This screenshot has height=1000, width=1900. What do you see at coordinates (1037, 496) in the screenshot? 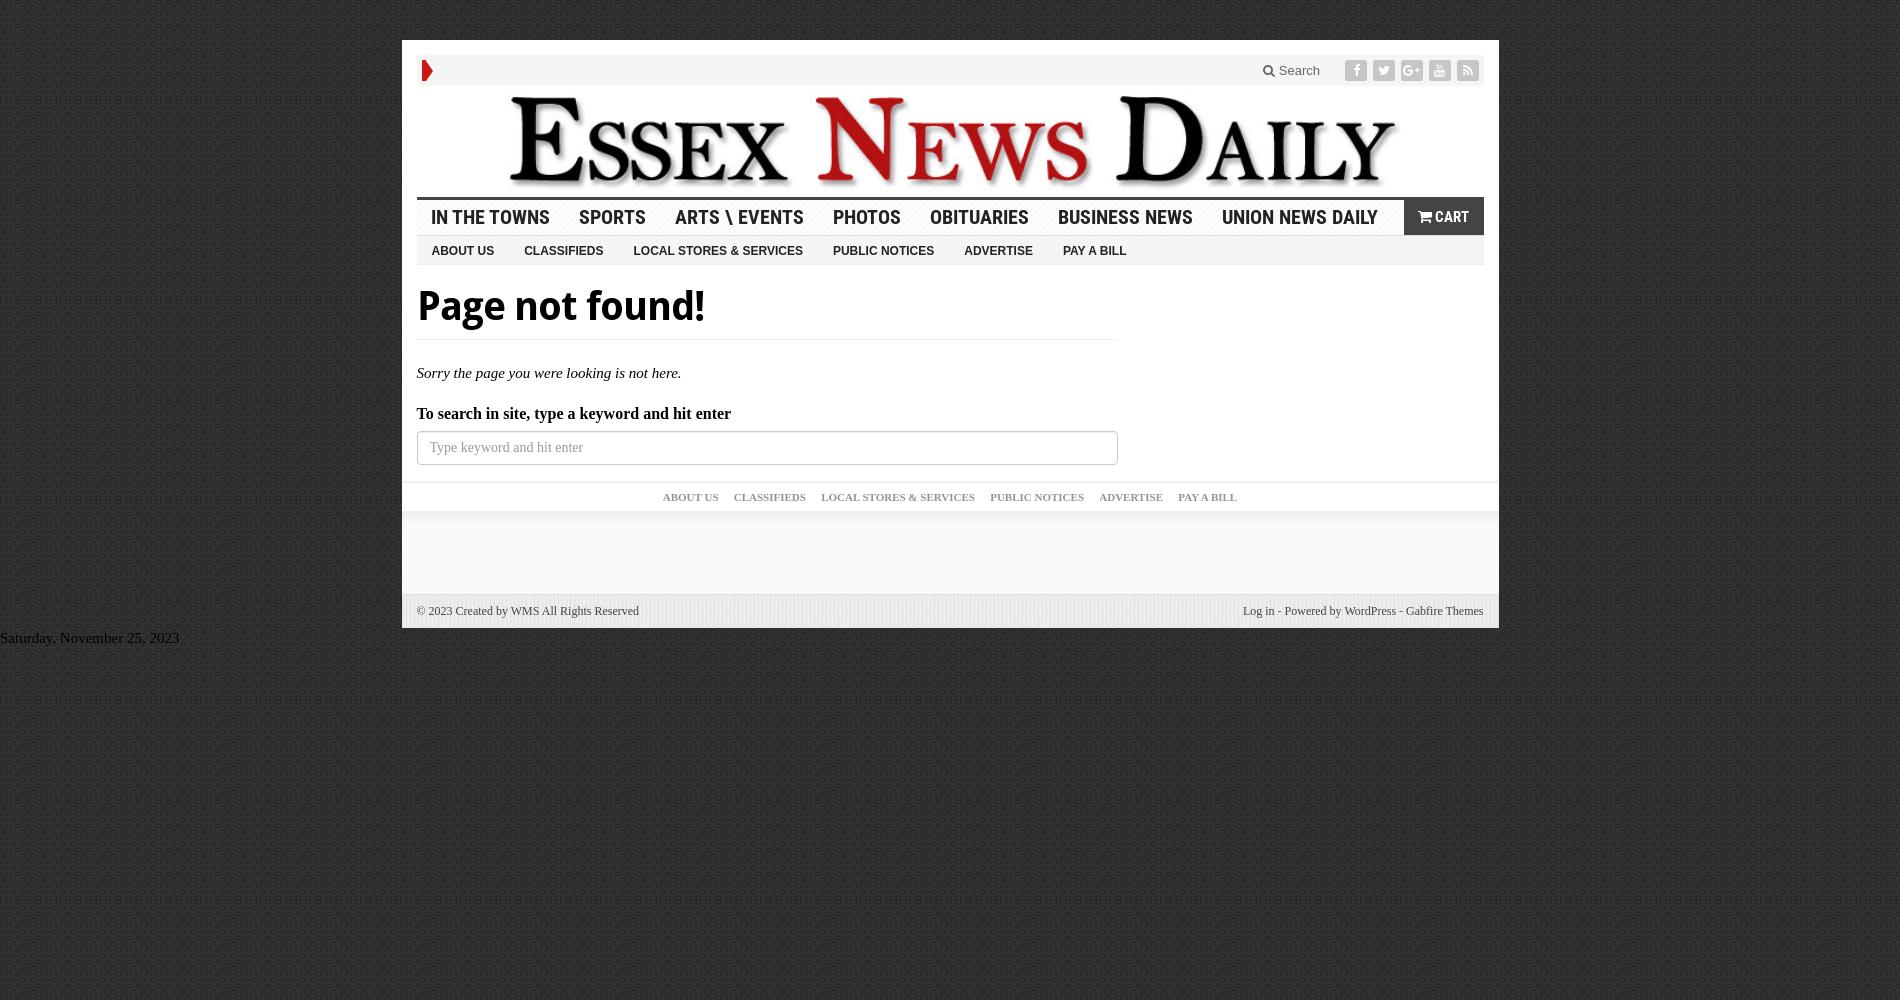
I see `'PUBLIC NOTICES'` at bounding box center [1037, 496].